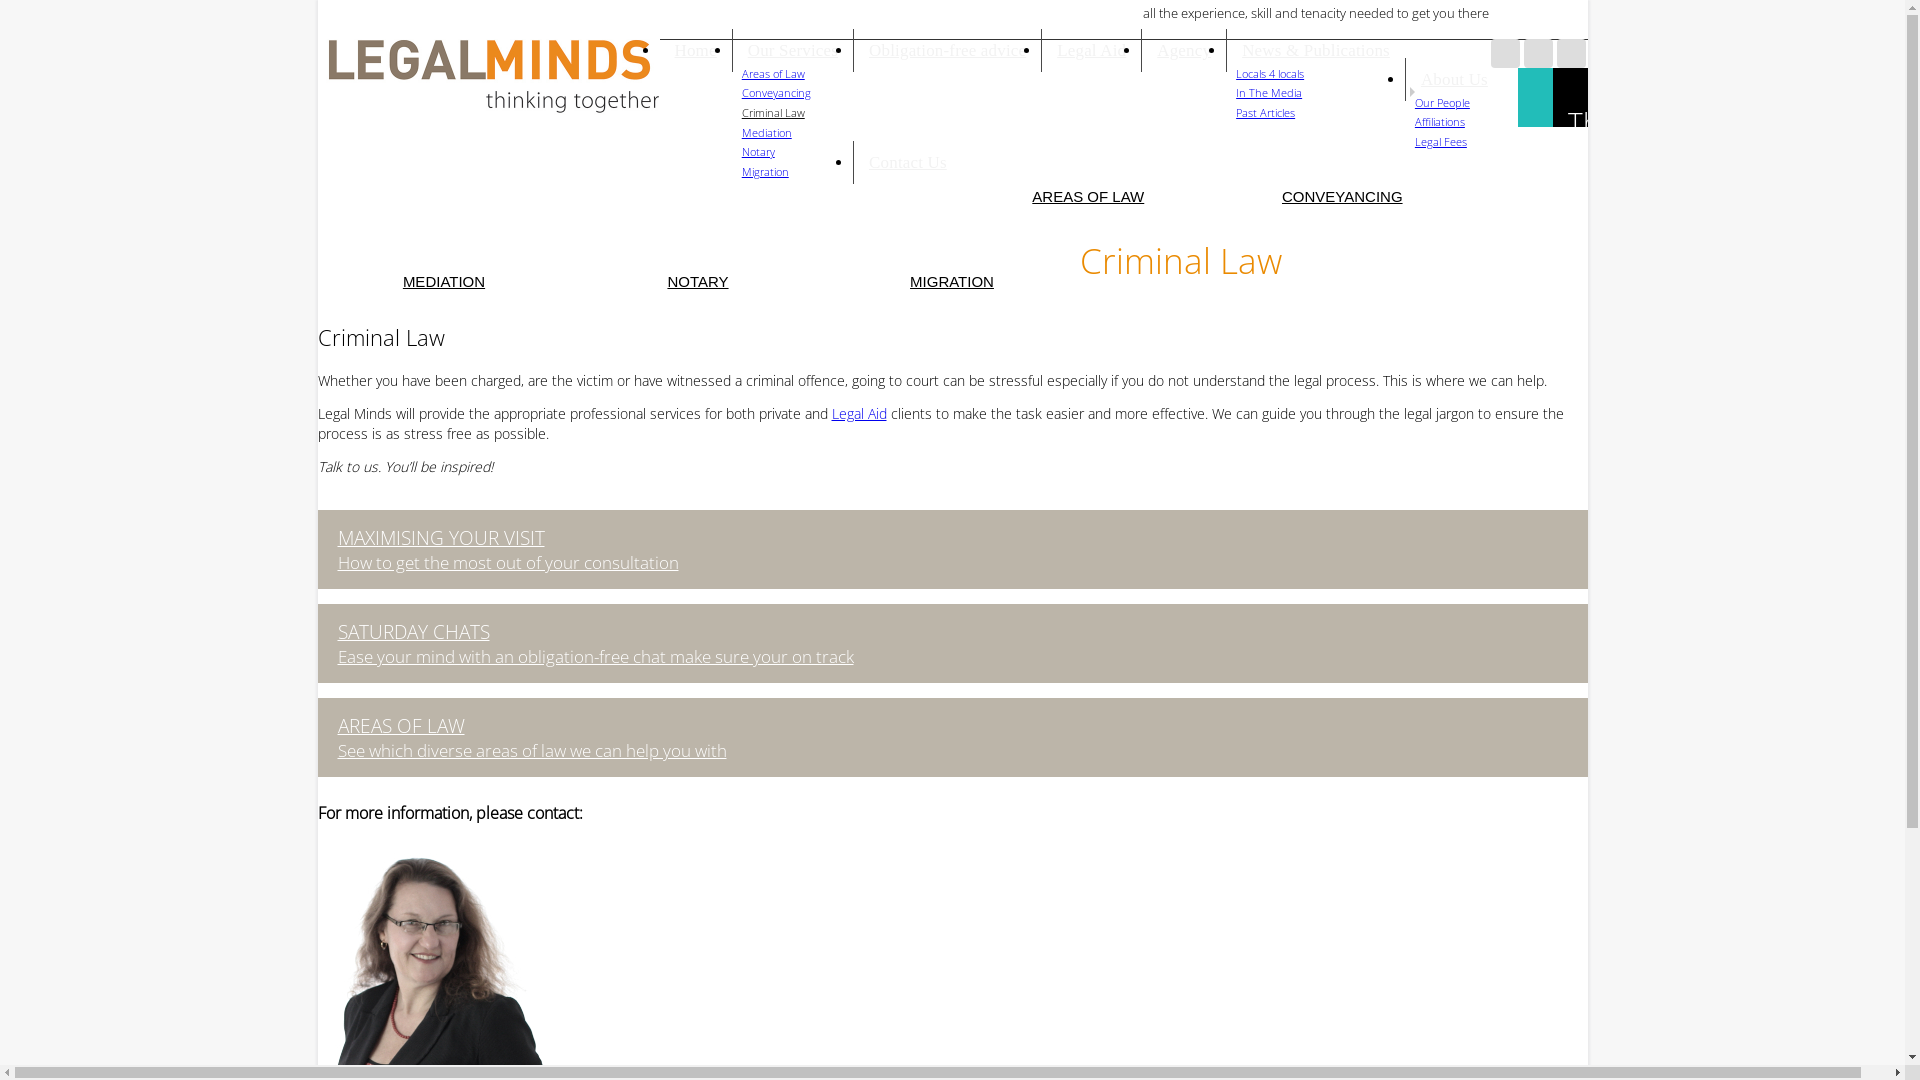  I want to click on 'In The Media', so click(1267, 92).